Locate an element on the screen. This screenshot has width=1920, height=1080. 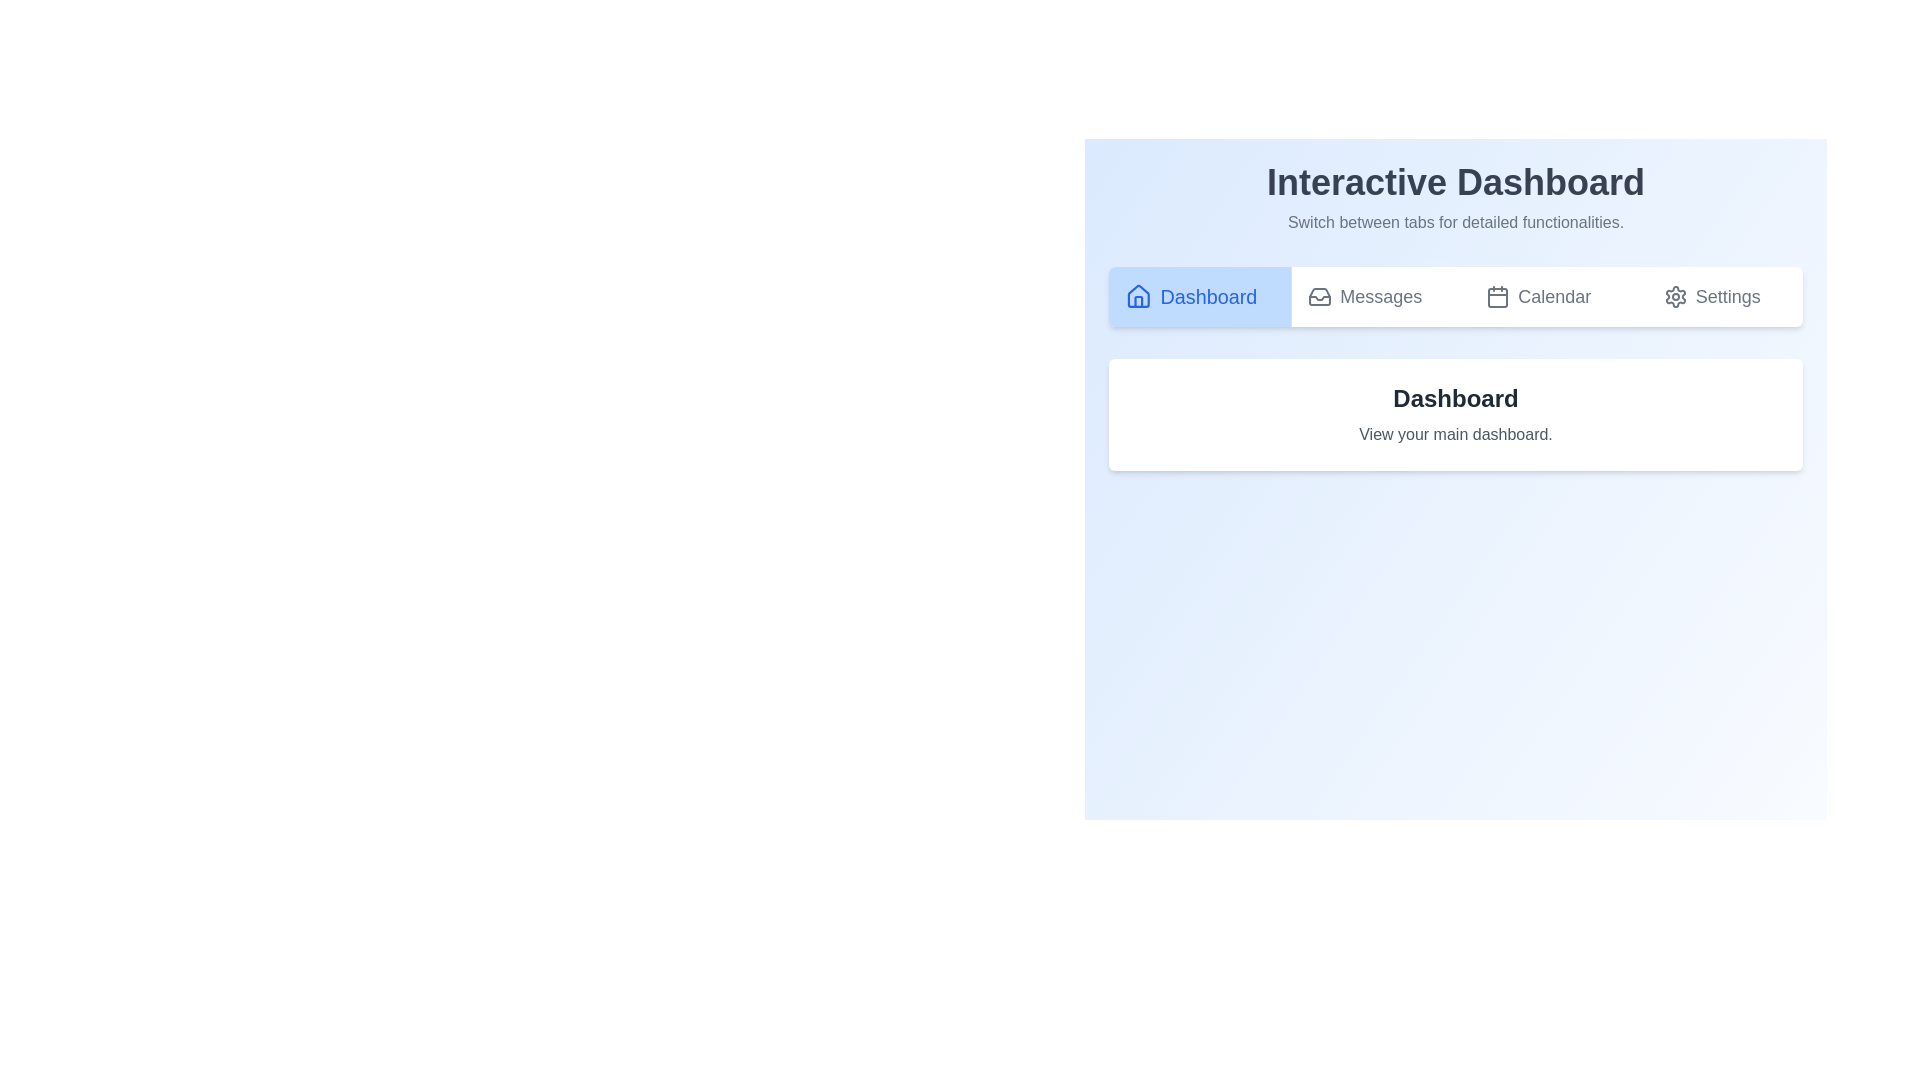
the informational text snippet reading 'View your main dashboard.' which is located directly below the 'Dashboard' heading in a white, rounded rectangular card is located at coordinates (1455, 434).